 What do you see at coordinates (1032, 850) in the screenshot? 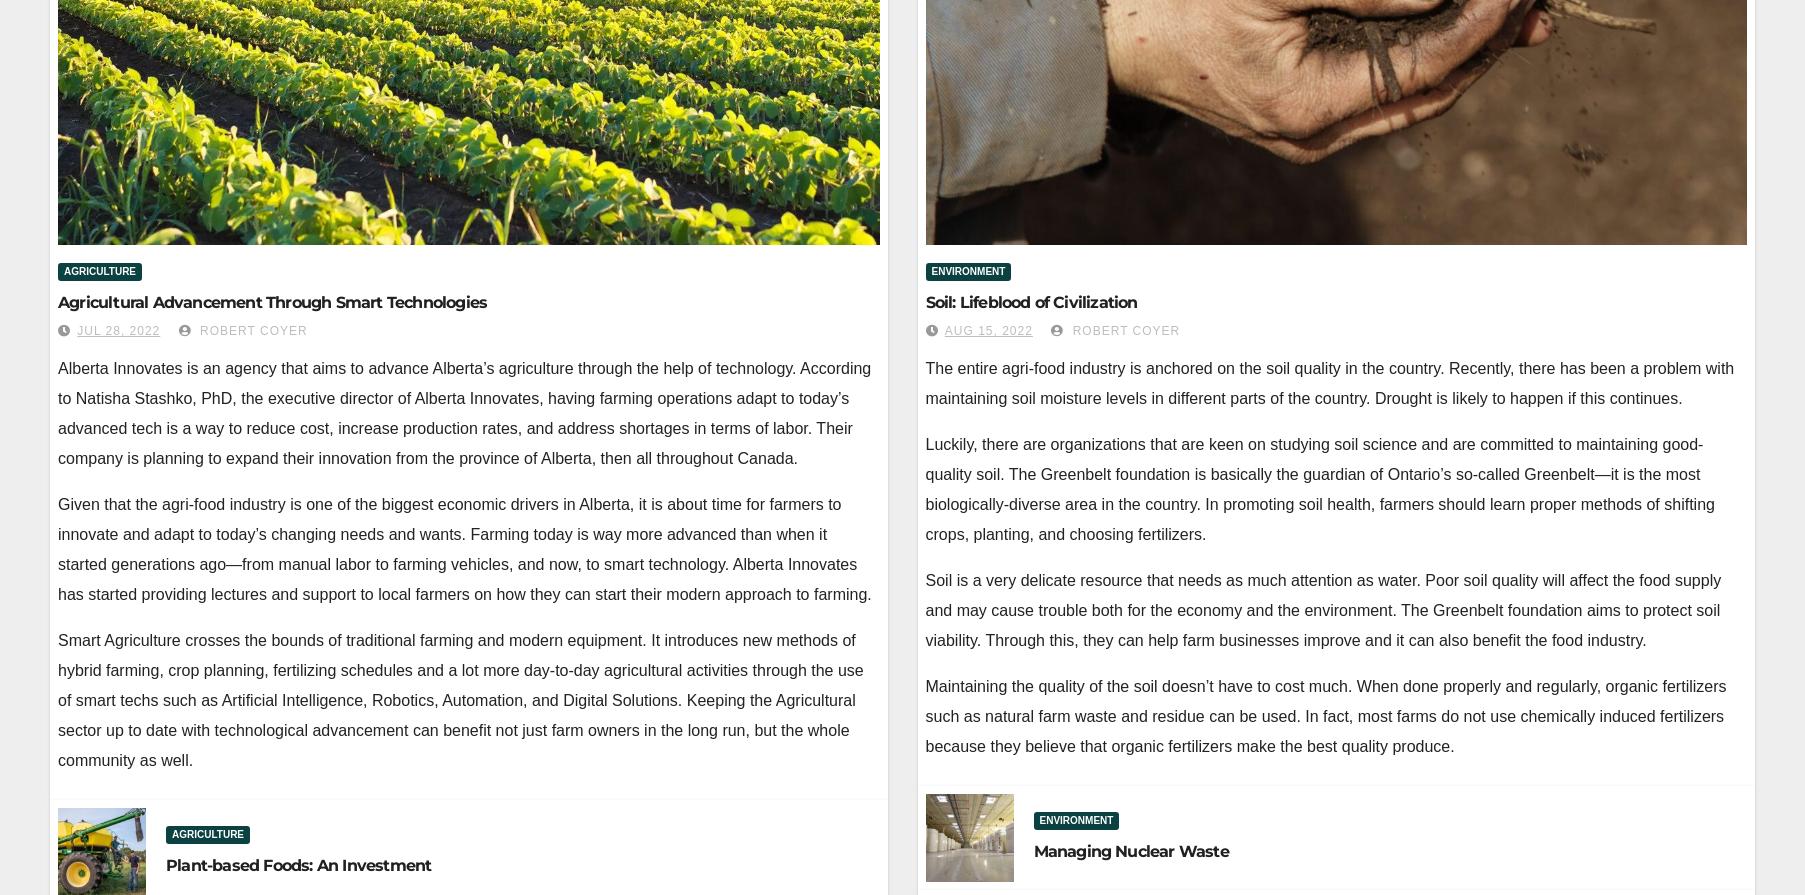
I see `'Managing Nuclear Waste'` at bounding box center [1032, 850].